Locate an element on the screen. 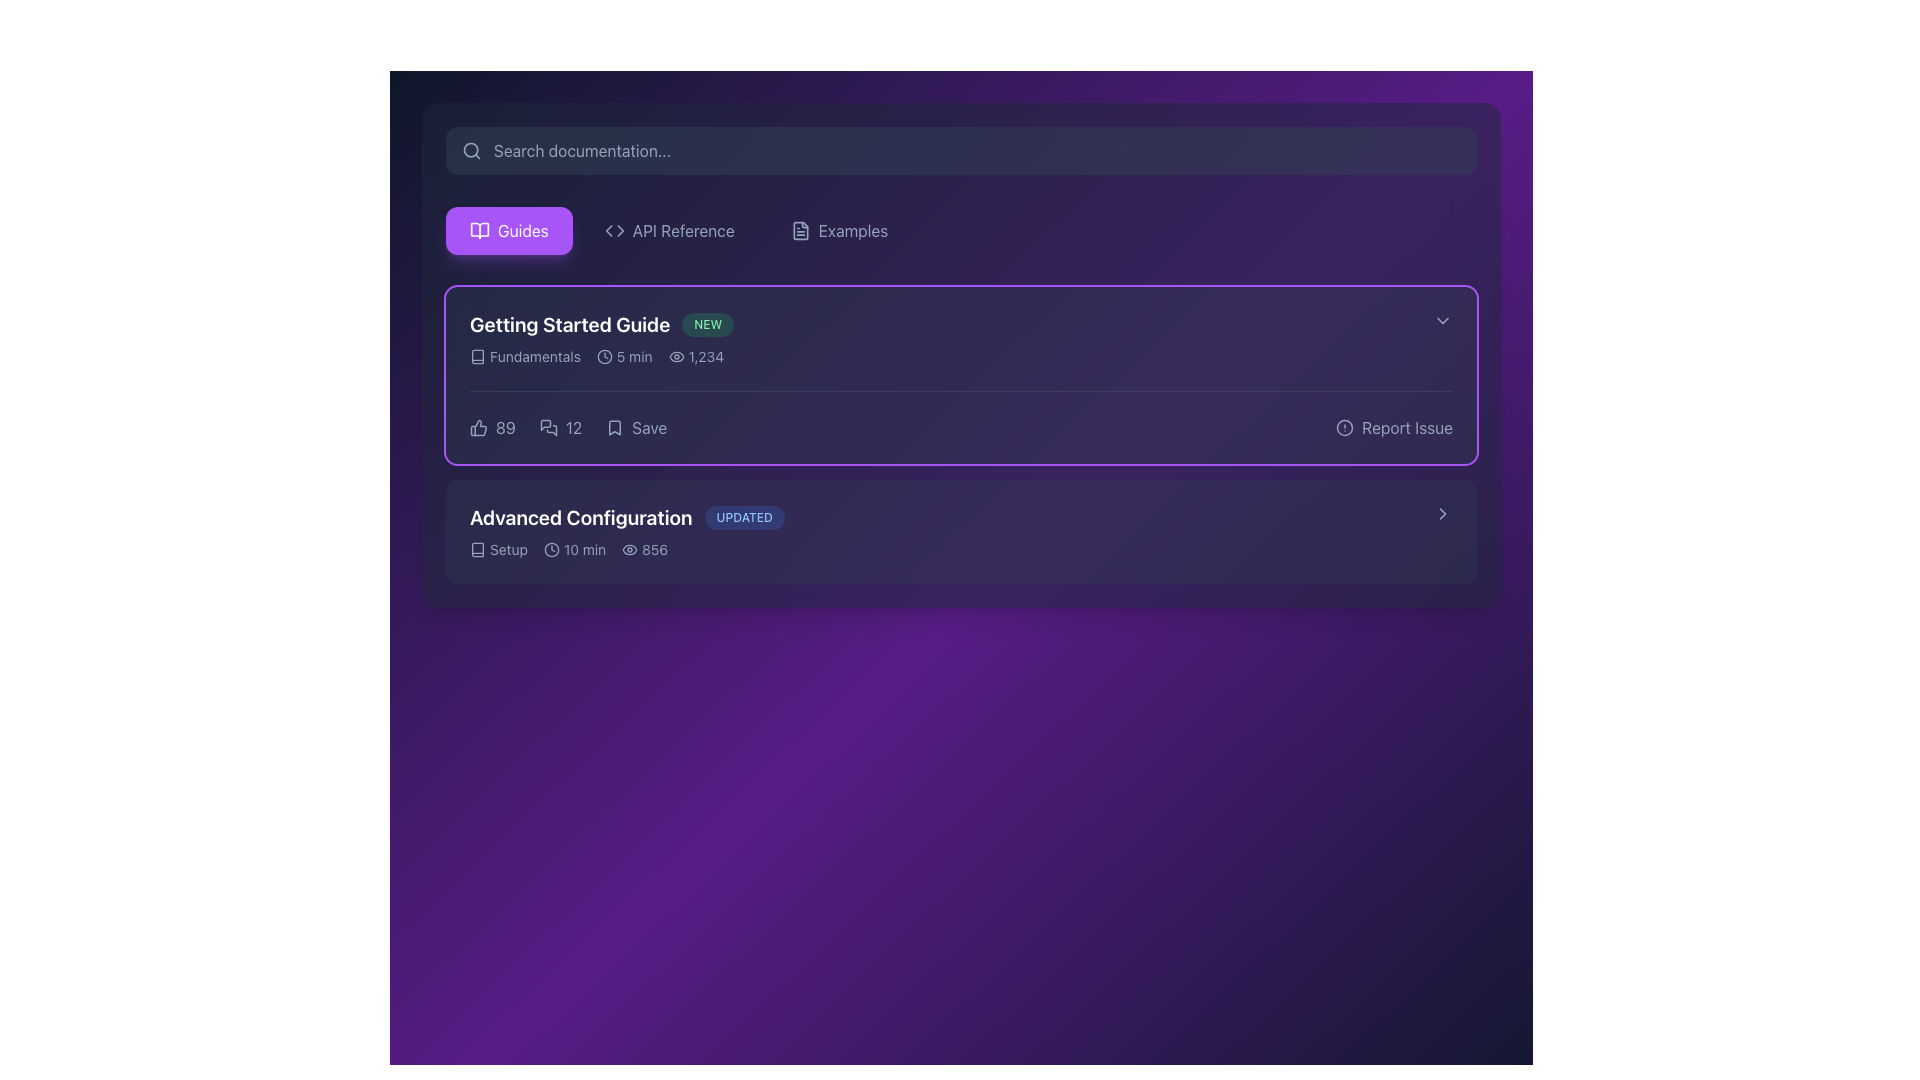  the eye icon representing the view count for the 'Advanced Configuration' section, located to the left of the number '856' is located at coordinates (629, 550).